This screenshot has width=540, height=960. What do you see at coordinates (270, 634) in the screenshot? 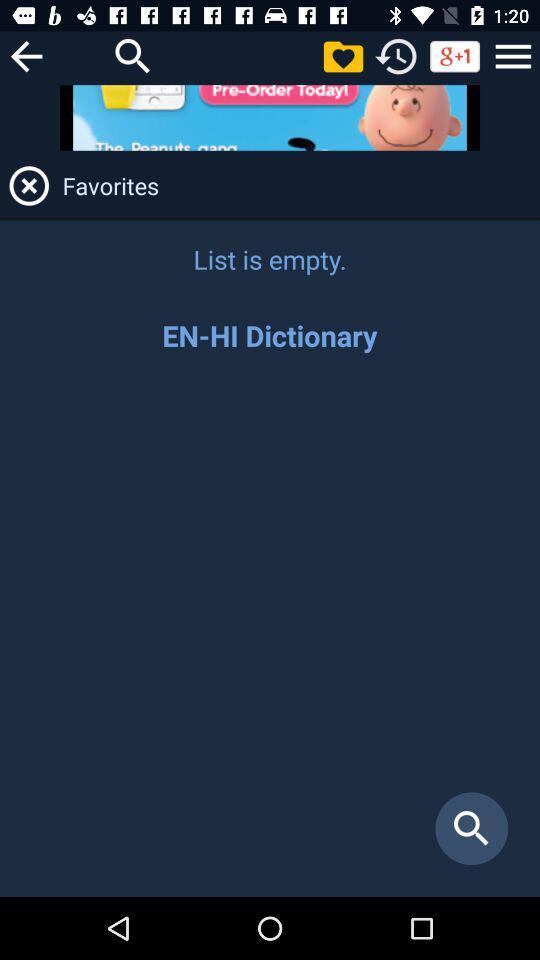
I see `search` at bounding box center [270, 634].